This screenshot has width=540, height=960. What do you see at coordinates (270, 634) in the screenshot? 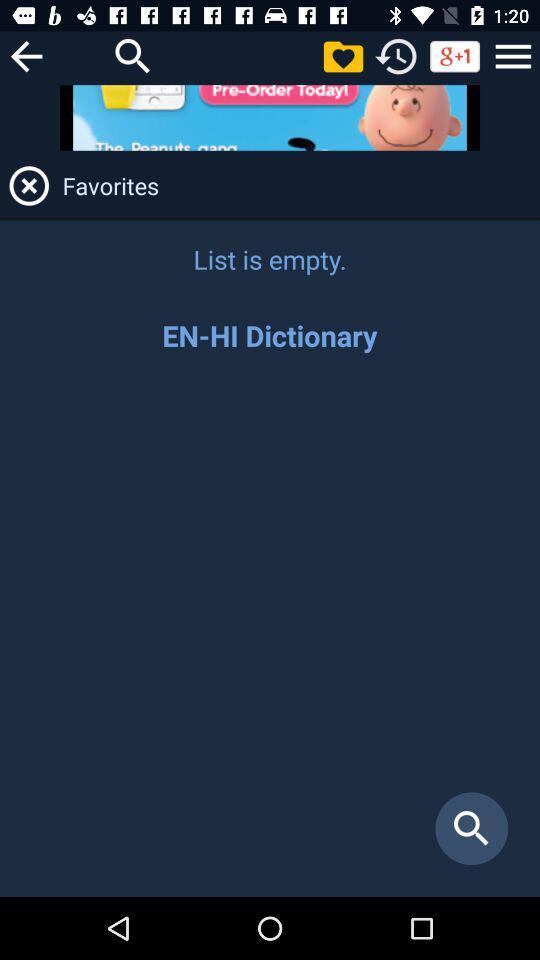
I see `search` at bounding box center [270, 634].